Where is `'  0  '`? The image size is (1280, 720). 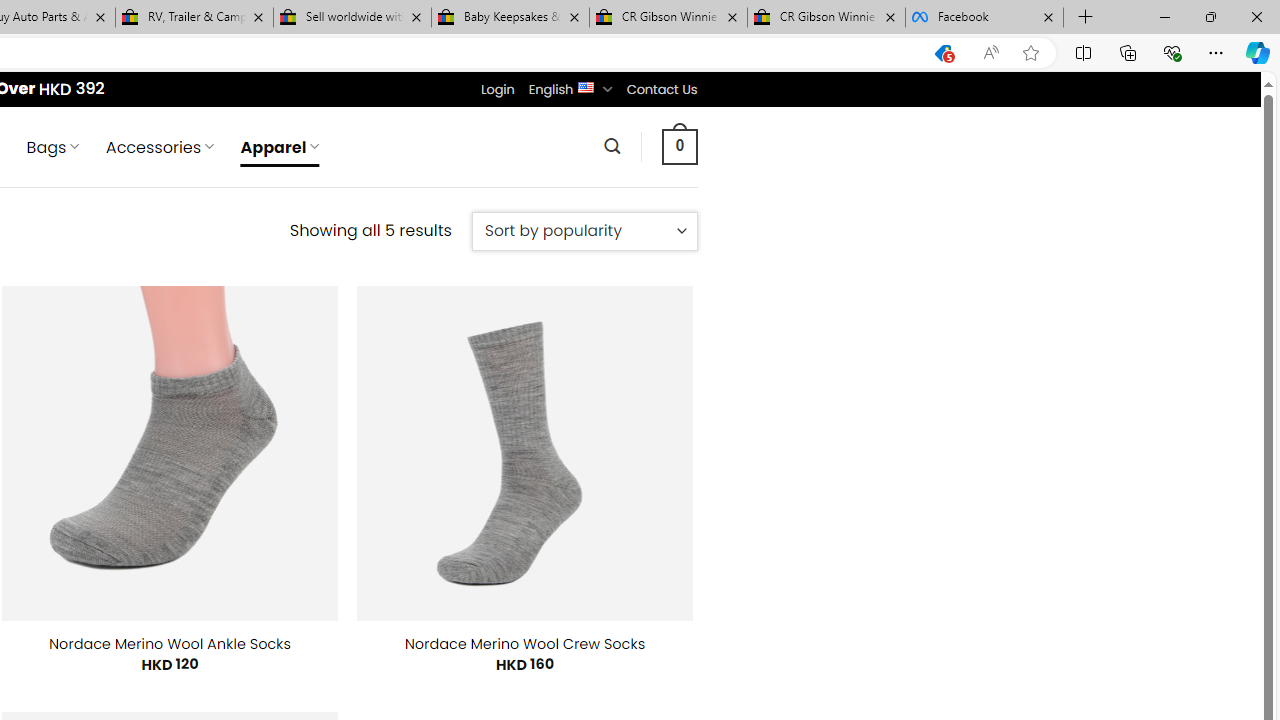 '  0  ' is located at coordinates (679, 145).